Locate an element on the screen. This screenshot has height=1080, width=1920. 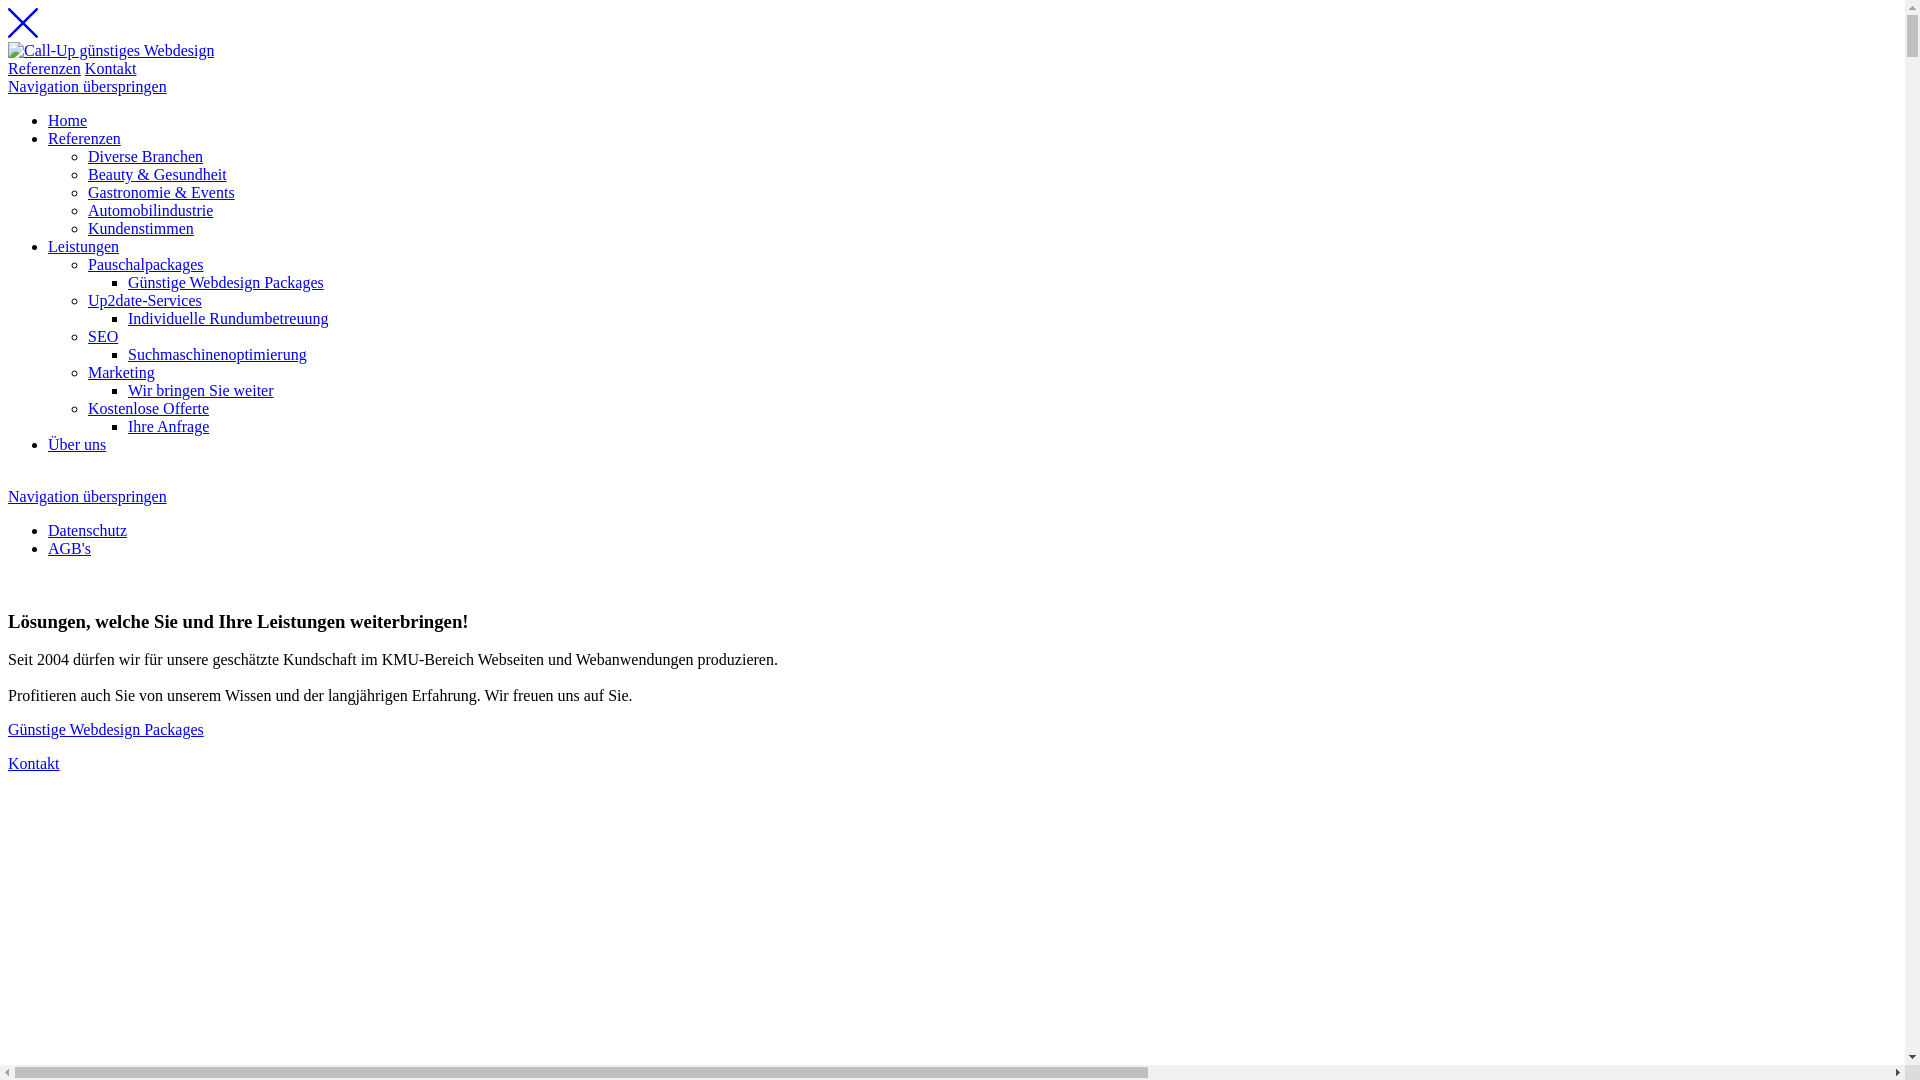
'Gastronomie & Events' is located at coordinates (161, 192).